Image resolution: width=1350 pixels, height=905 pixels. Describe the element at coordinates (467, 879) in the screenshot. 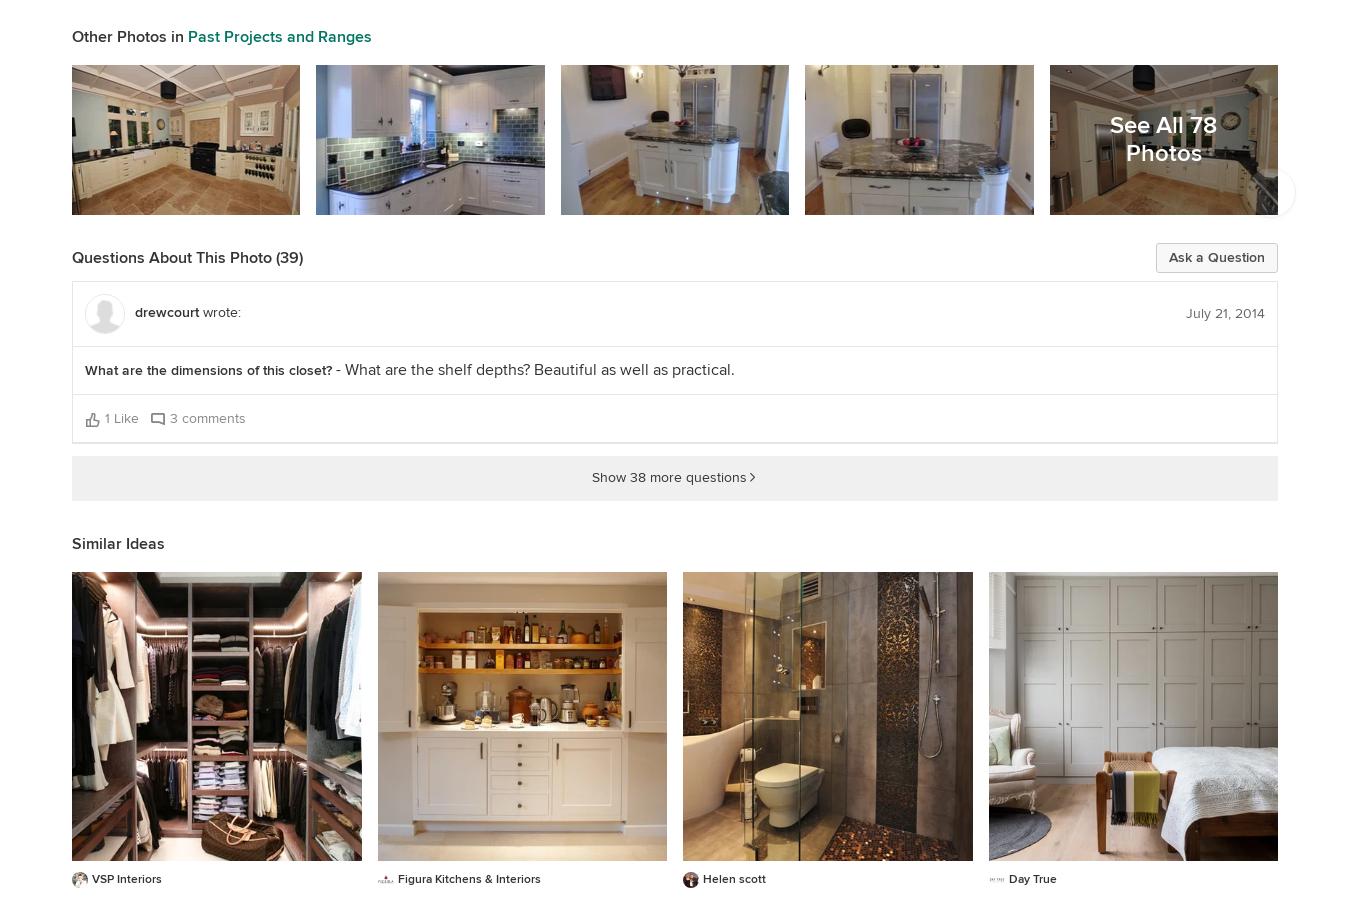

I see `'Figura Kitchens & Interiors'` at that location.